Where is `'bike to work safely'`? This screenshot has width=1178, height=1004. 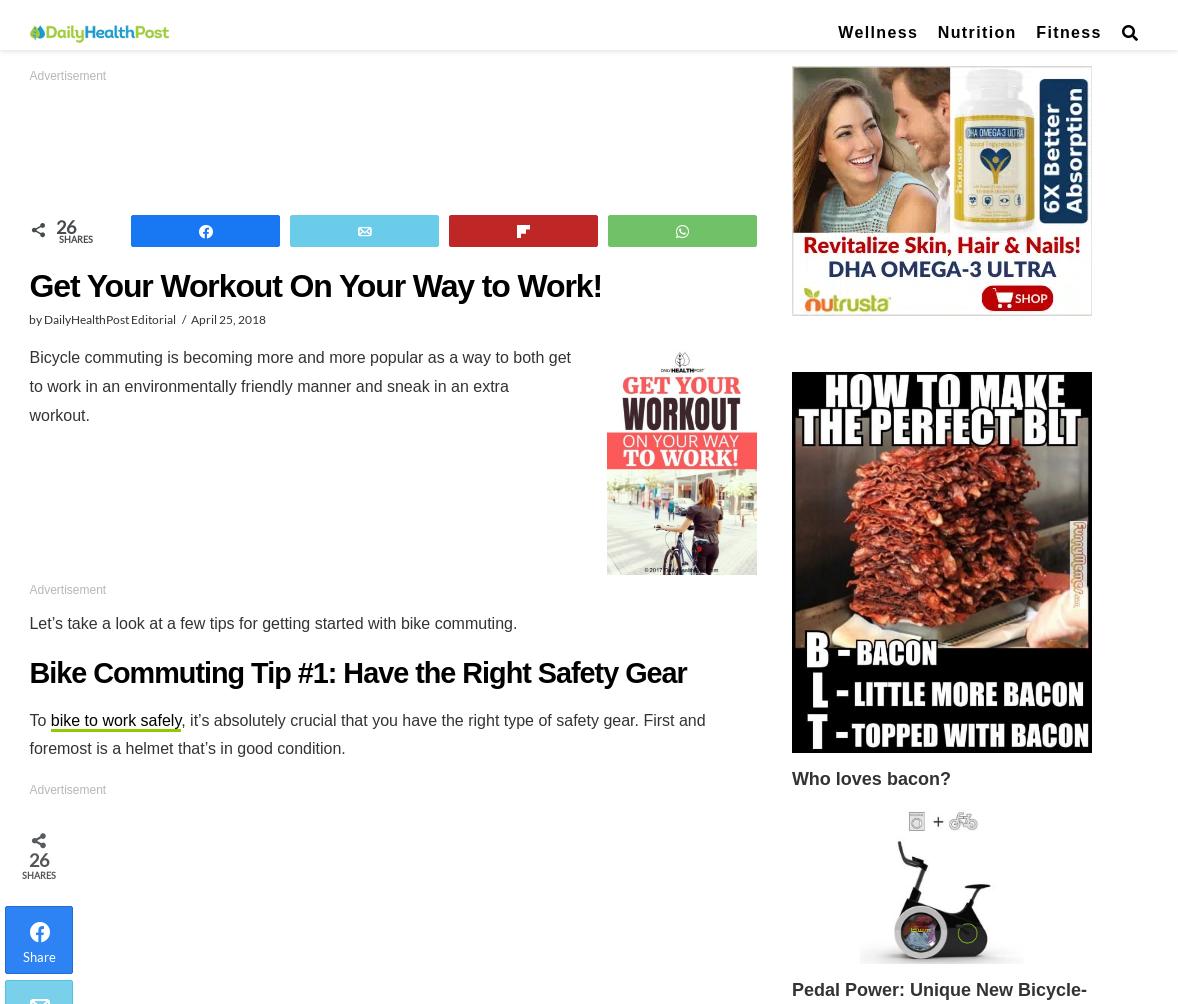 'bike to work safely' is located at coordinates (114, 718).